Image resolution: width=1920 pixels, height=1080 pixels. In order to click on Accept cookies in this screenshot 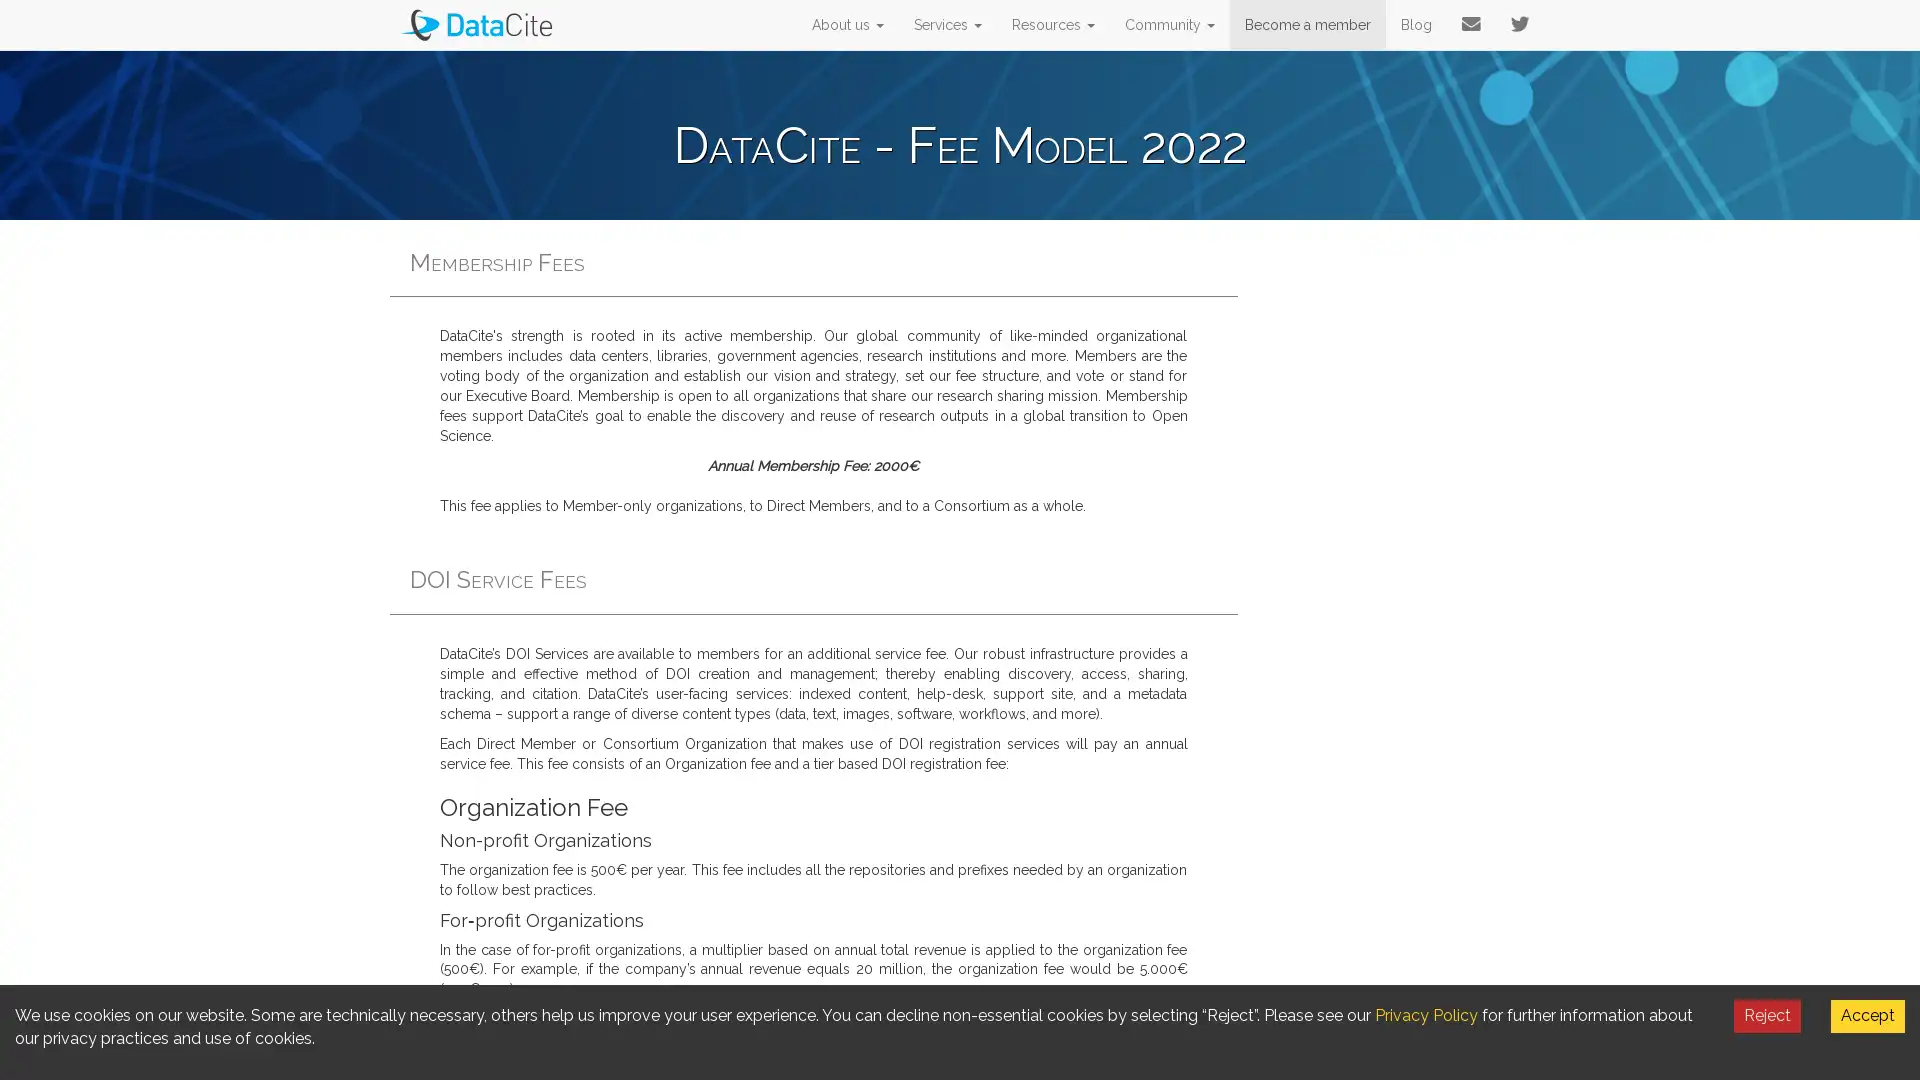, I will do `click(1866, 1015)`.